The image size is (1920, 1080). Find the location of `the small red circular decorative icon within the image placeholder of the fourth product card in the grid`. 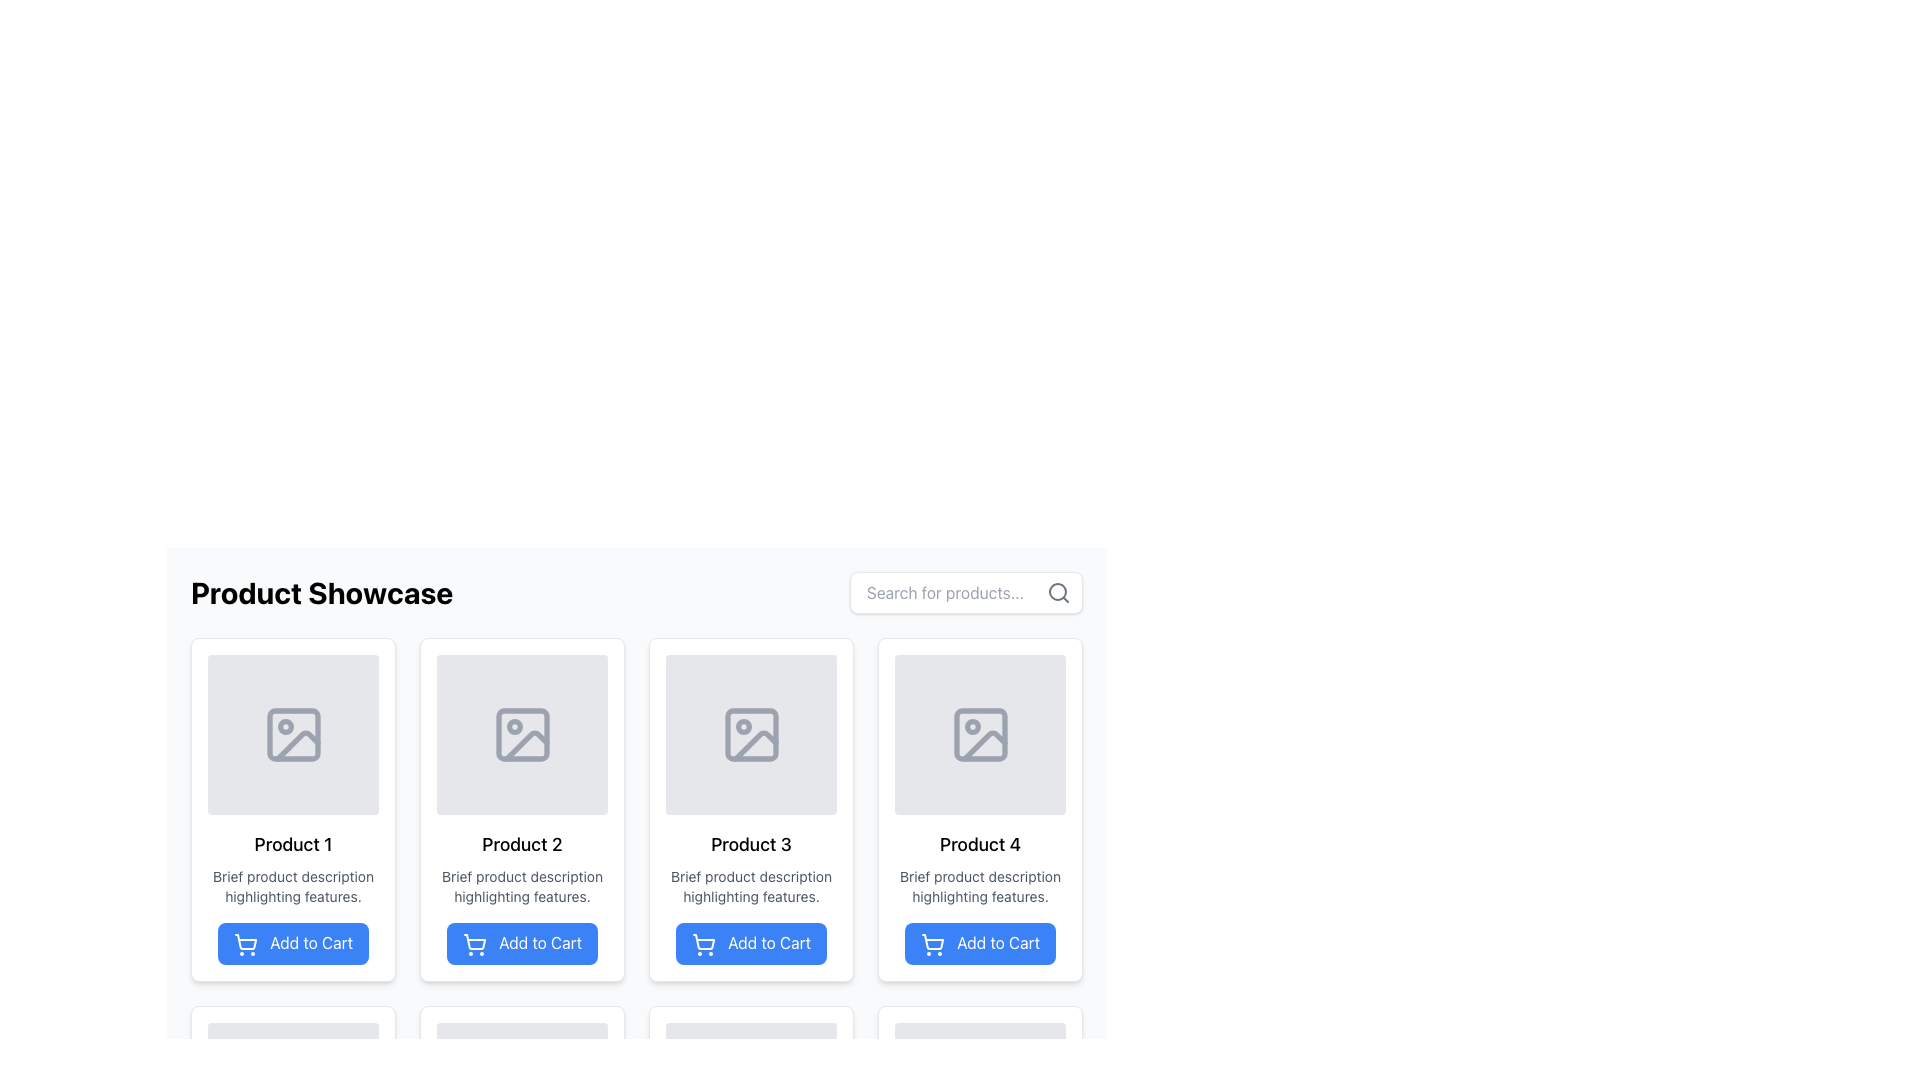

the small red circular decorative icon within the image placeholder of the fourth product card in the grid is located at coordinates (972, 726).